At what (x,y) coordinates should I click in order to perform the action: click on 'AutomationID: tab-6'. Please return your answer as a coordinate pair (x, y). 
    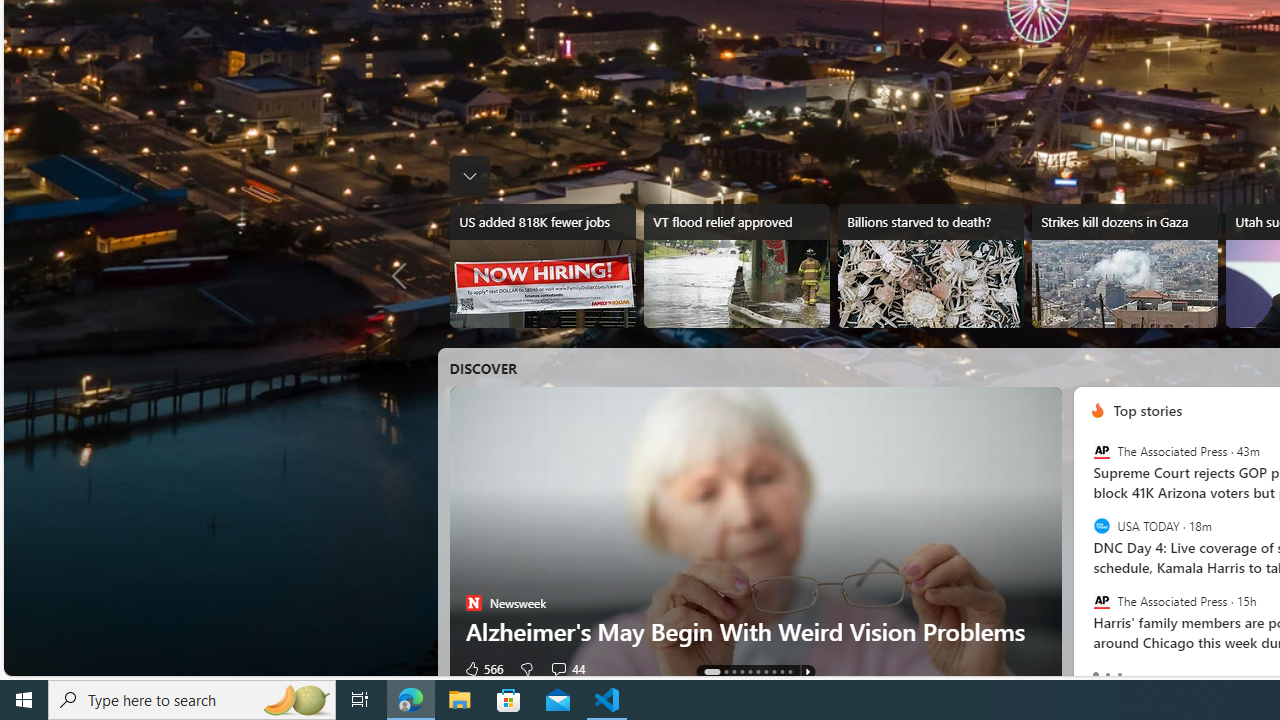
    Looking at the image, I should click on (765, 672).